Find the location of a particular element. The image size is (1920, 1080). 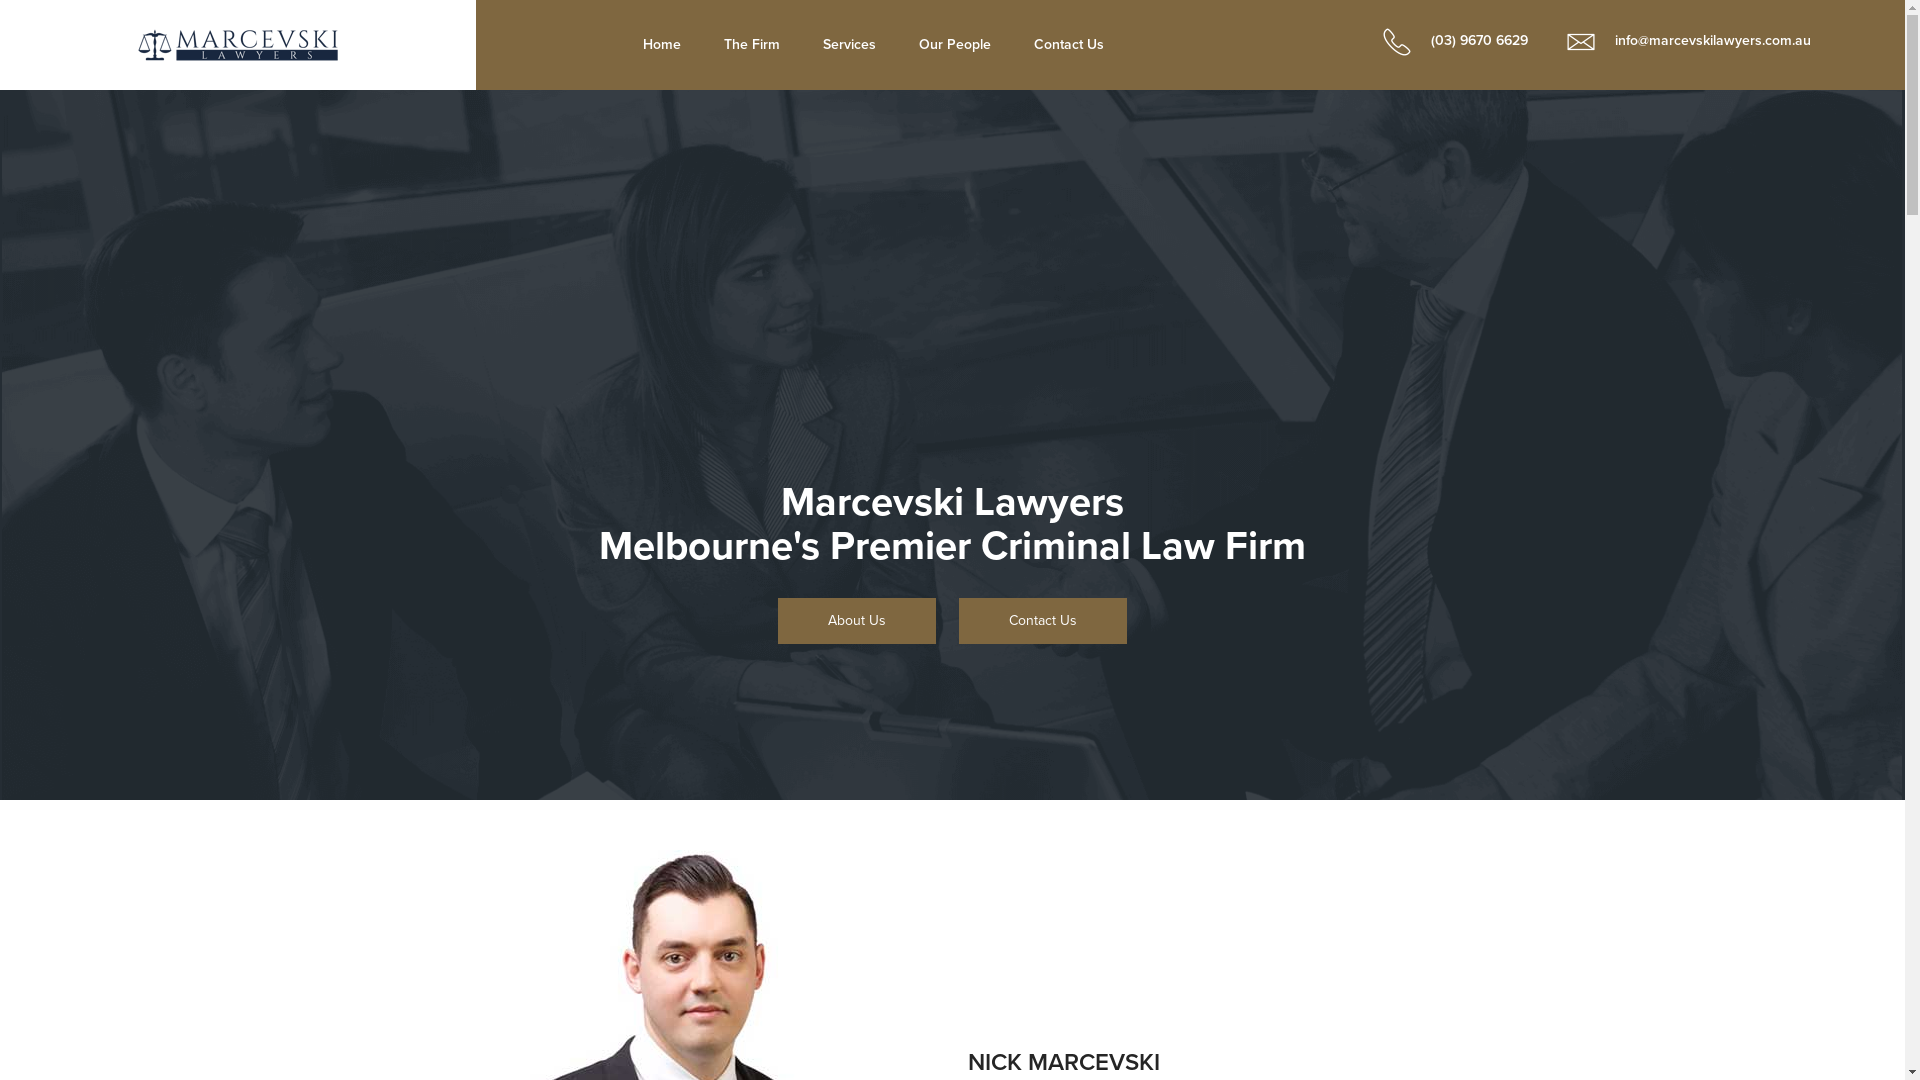

'Contact Us' is located at coordinates (1068, 45).